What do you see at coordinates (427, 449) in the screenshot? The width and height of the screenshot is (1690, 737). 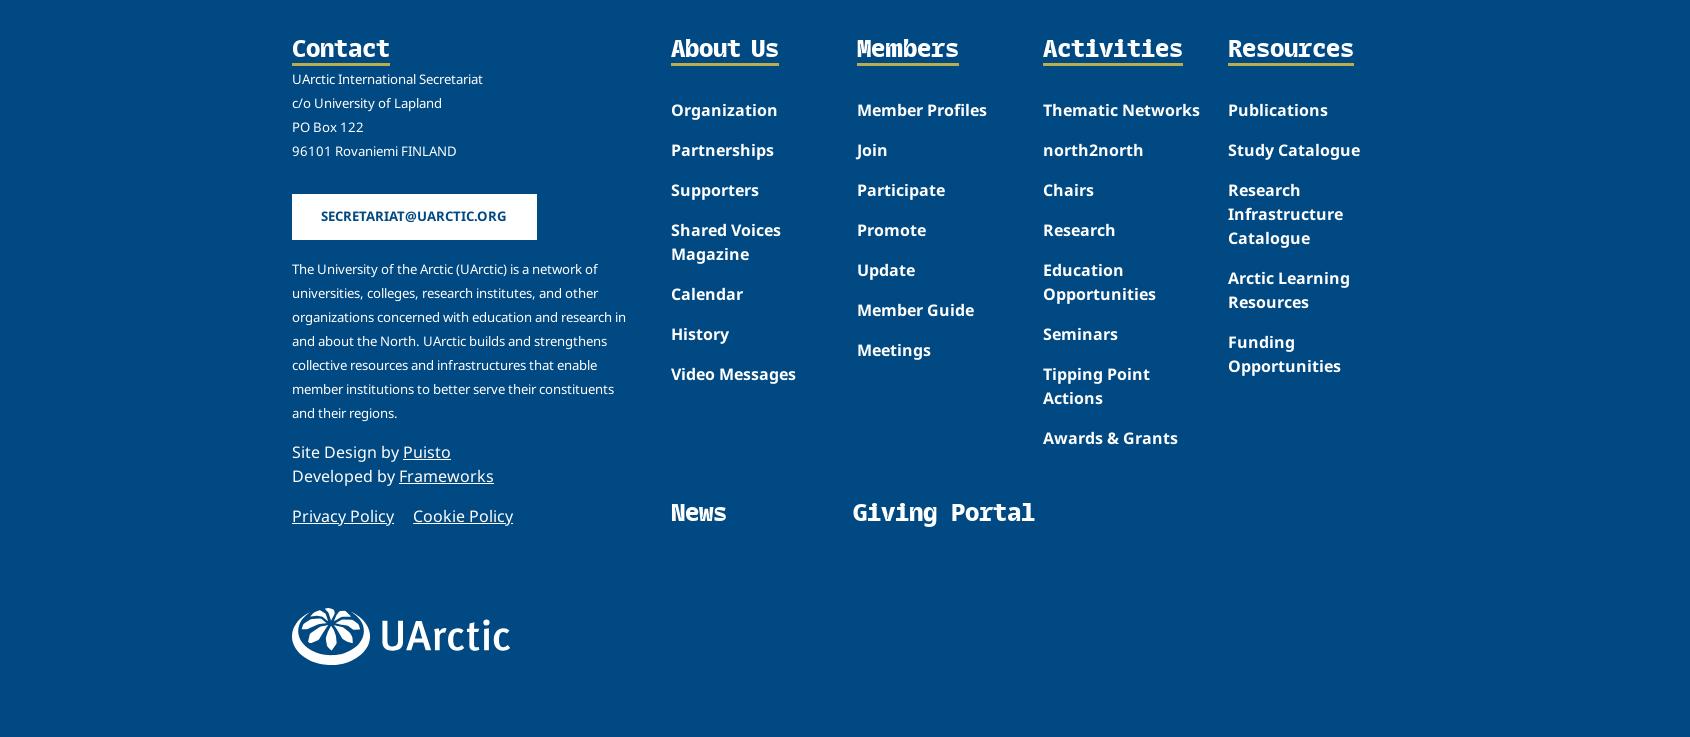 I see `'Puisto'` at bounding box center [427, 449].